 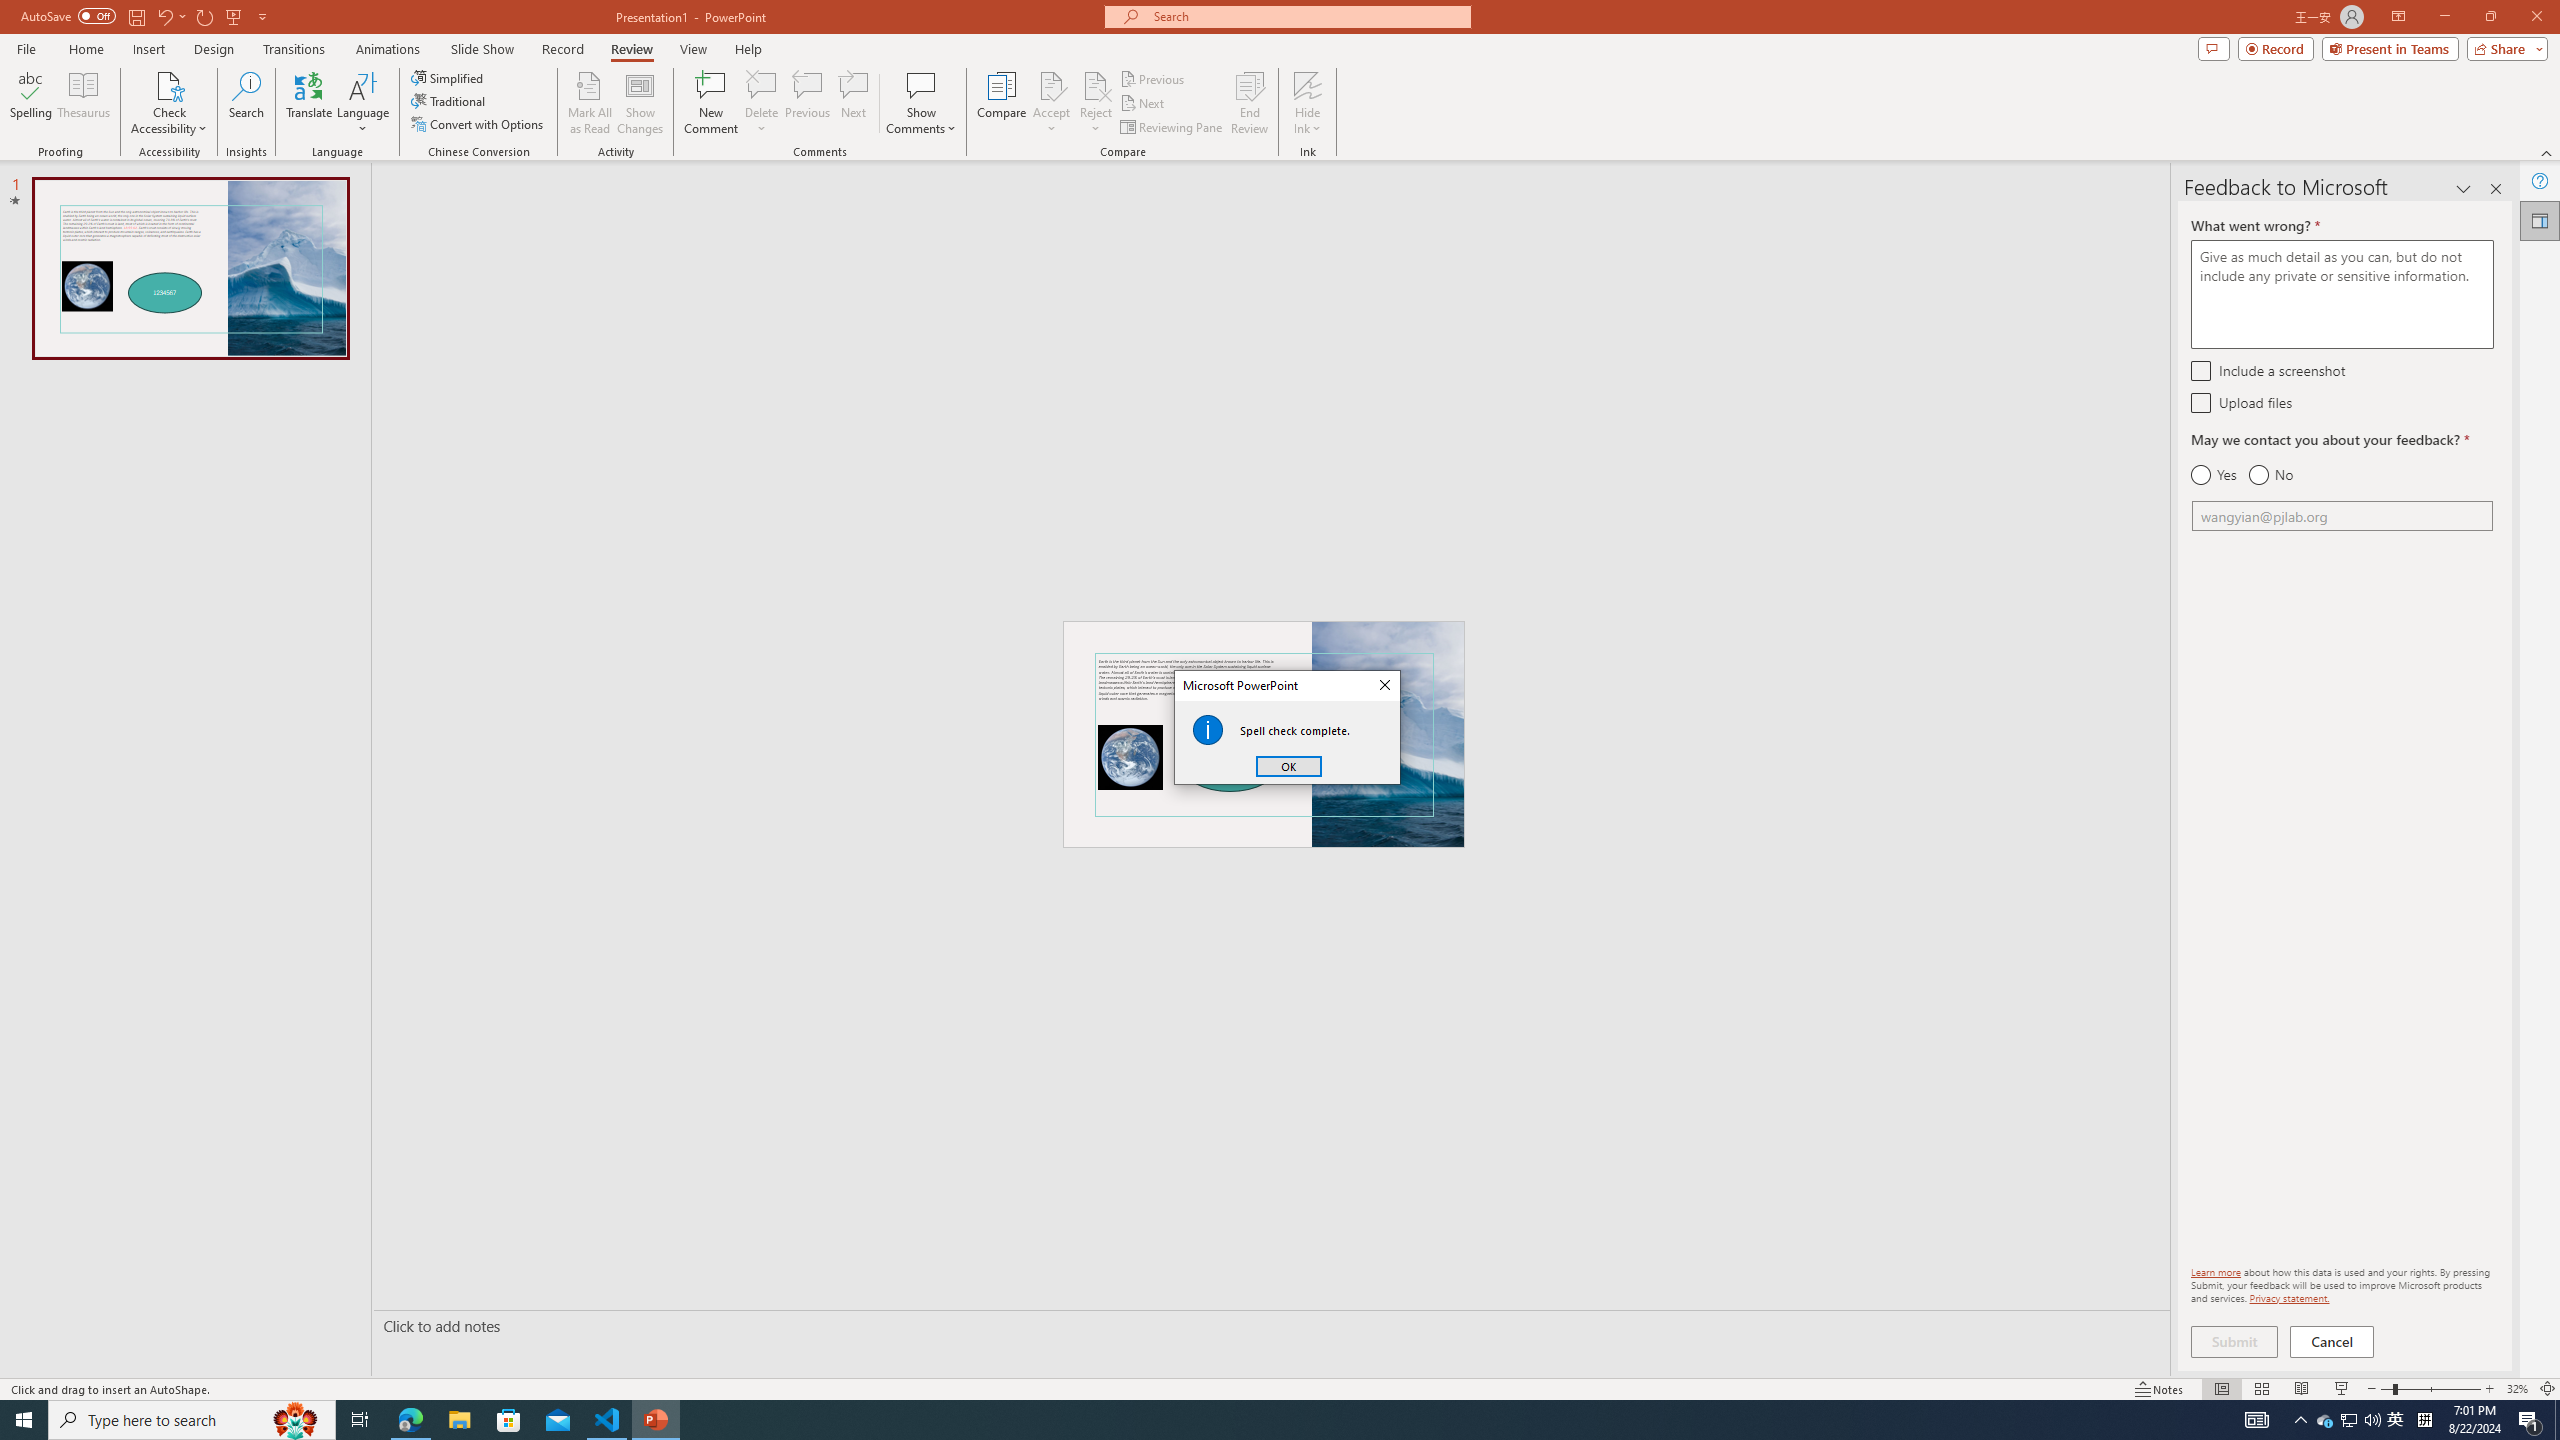 What do you see at coordinates (761, 103) in the screenshot?
I see `'Delete'` at bounding box center [761, 103].